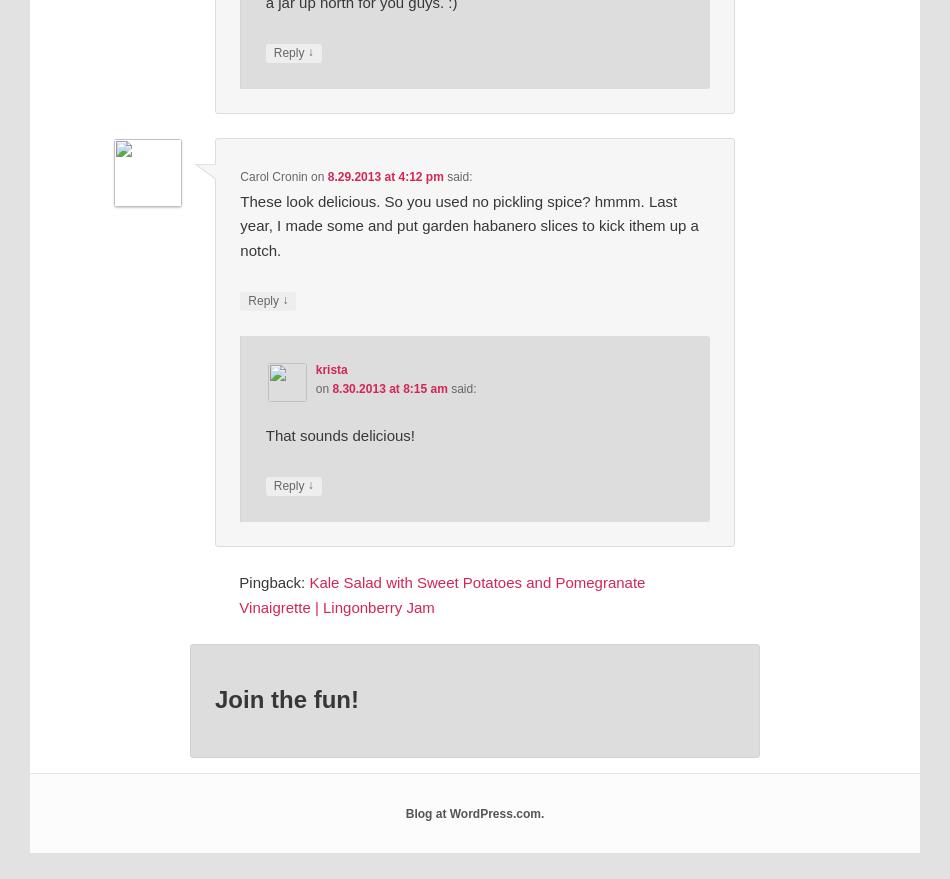  Describe the element at coordinates (441, 593) in the screenshot. I see `'Kale Salad with Sweet Potatoes and Pomegranate Vinaigrette | Lingonberry Jam'` at that location.